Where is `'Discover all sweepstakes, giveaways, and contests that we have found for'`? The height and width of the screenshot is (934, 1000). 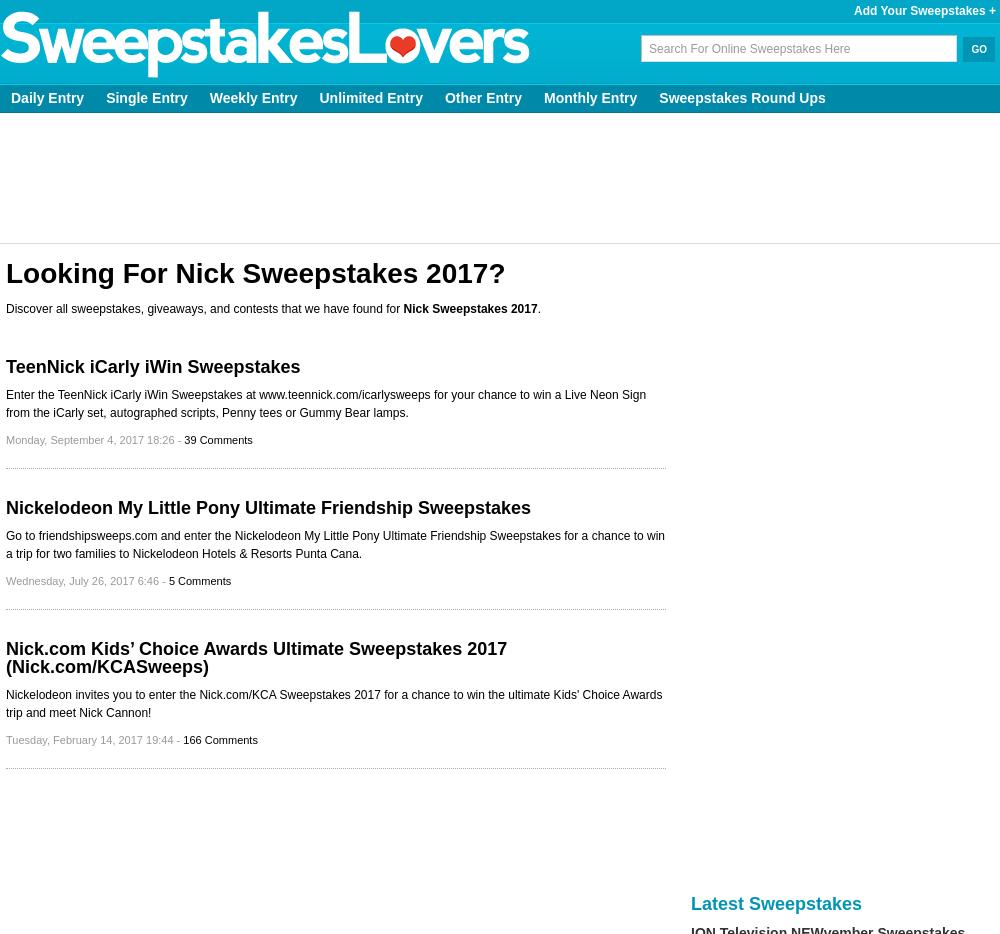
'Discover all sweepstakes, giveaways, and contests that we have found for' is located at coordinates (203, 307).